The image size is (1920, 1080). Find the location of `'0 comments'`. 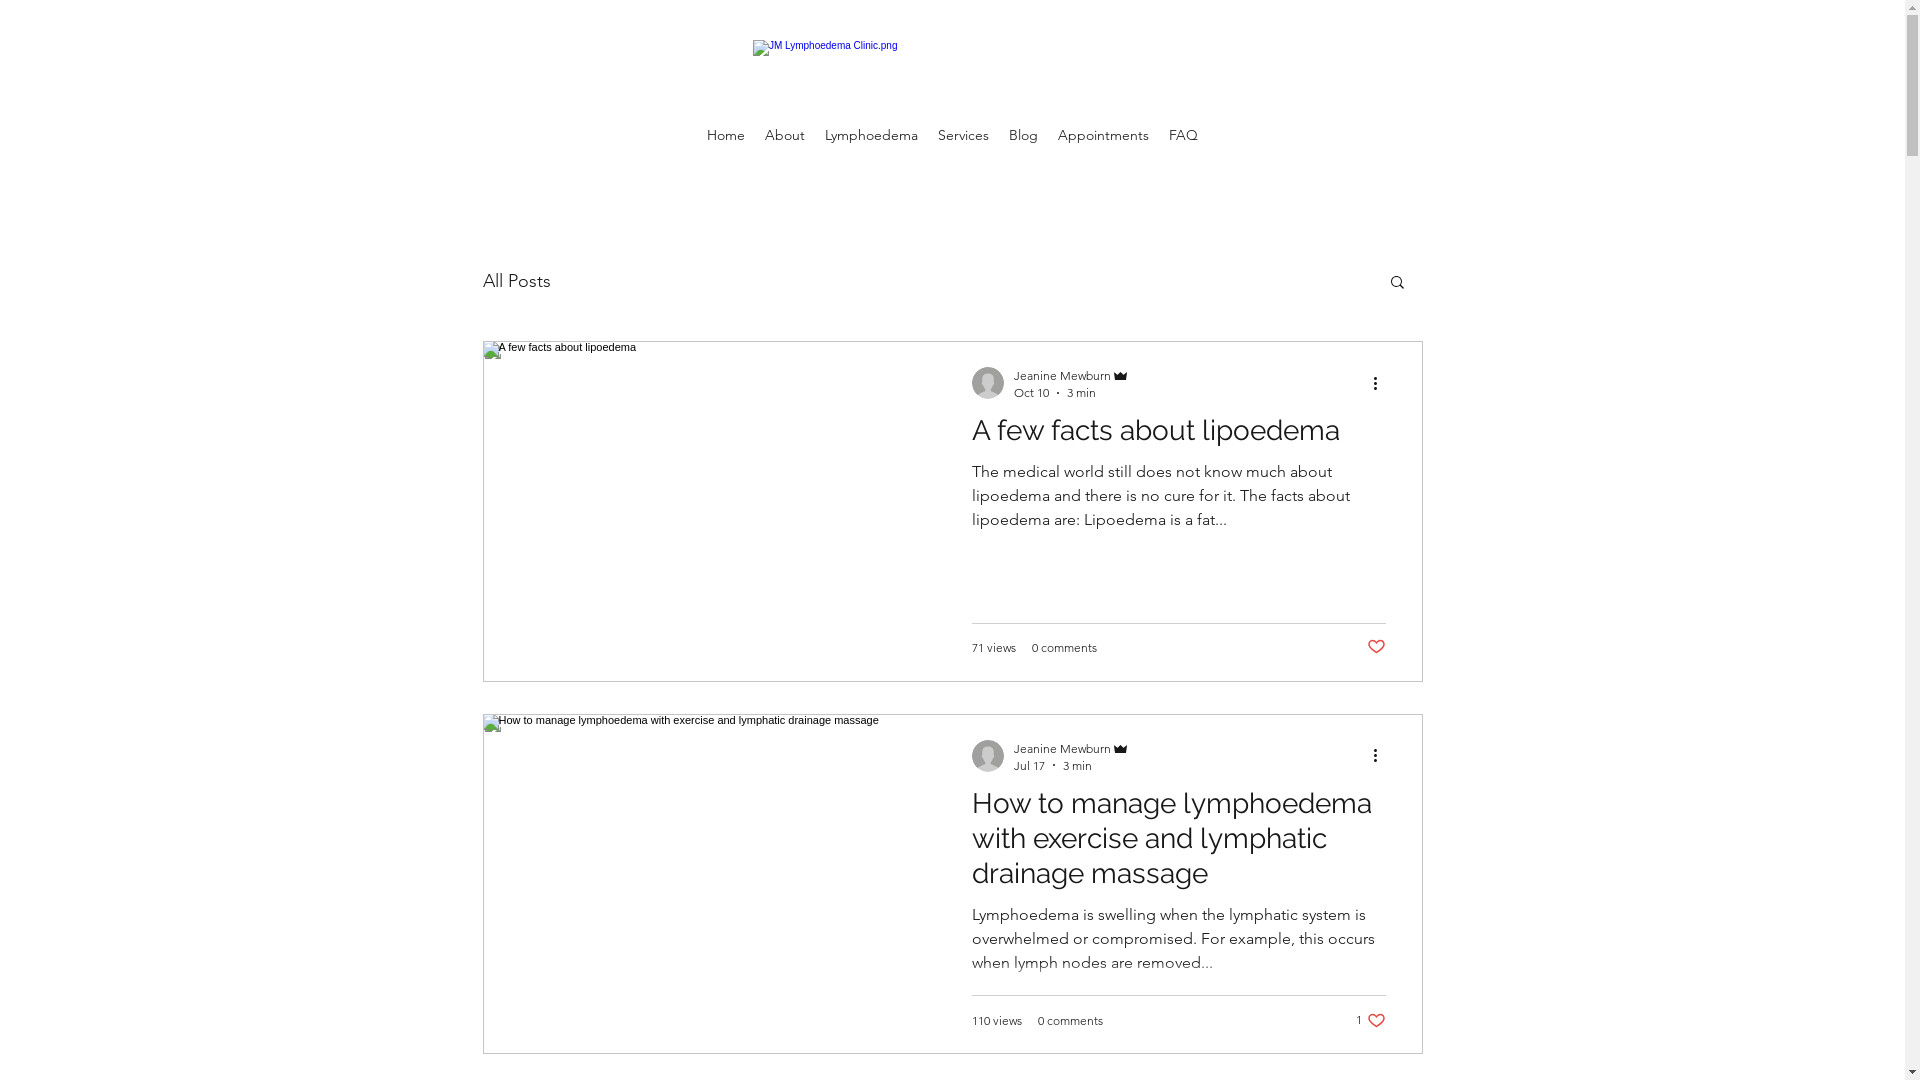

'0 comments' is located at coordinates (1063, 647).